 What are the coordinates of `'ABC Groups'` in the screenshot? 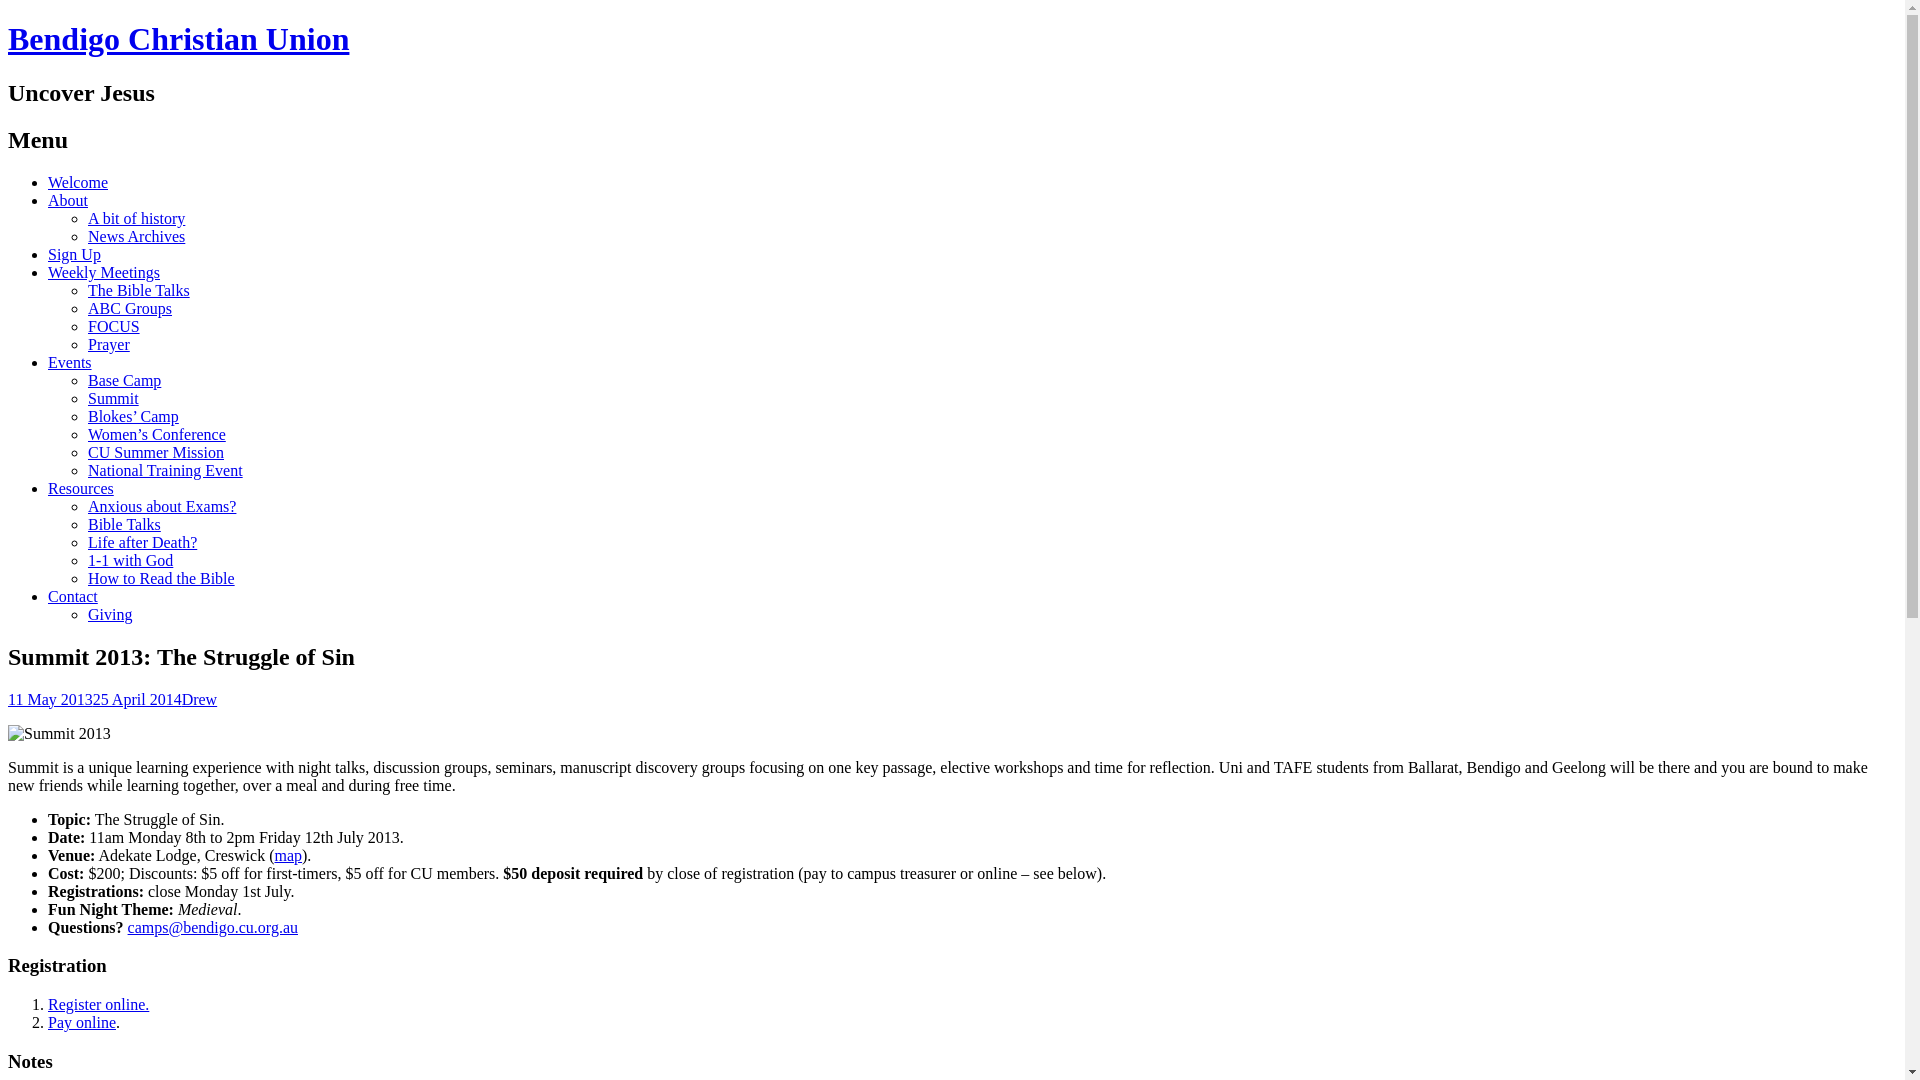 It's located at (128, 308).